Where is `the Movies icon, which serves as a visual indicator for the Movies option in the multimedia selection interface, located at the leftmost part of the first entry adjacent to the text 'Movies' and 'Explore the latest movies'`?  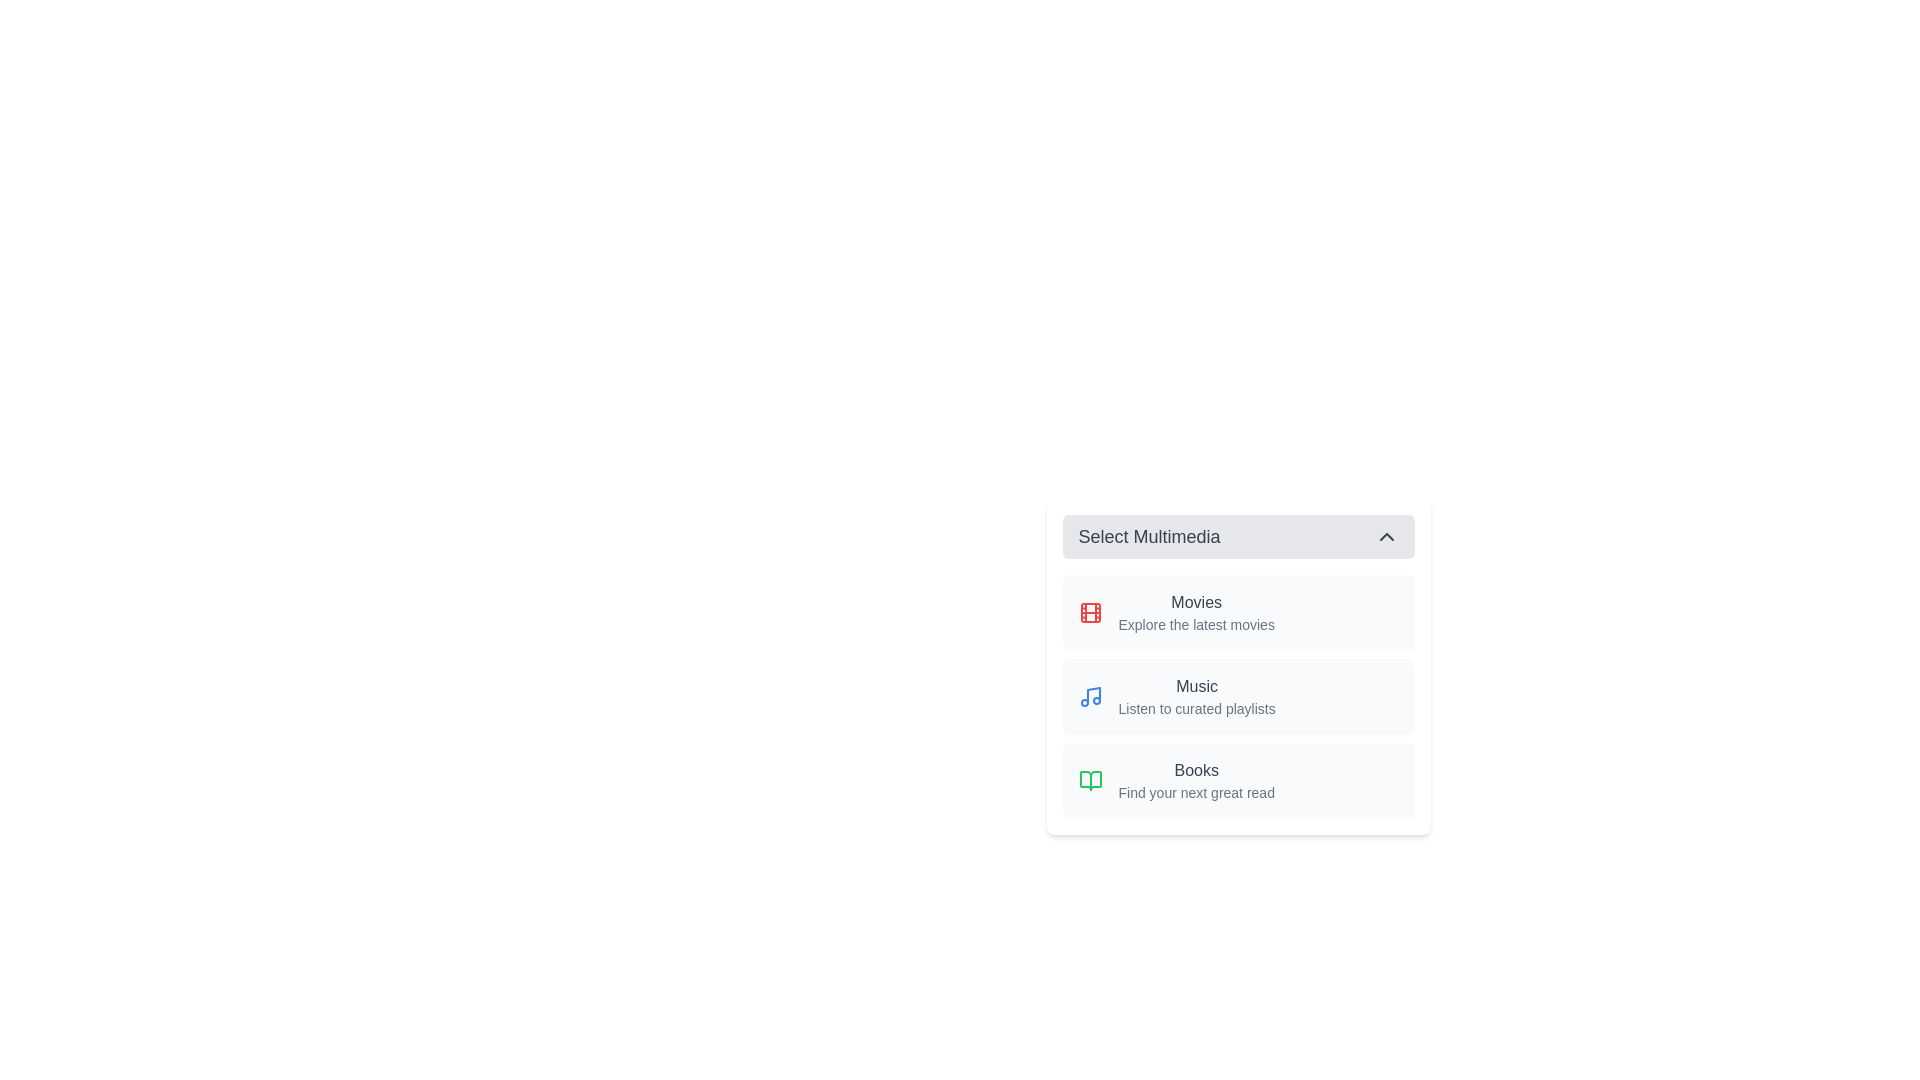
the Movies icon, which serves as a visual indicator for the Movies option in the multimedia selection interface, located at the leftmost part of the first entry adjacent to the text 'Movies' and 'Explore the latest movies' is located at coordinates (1089, 612).